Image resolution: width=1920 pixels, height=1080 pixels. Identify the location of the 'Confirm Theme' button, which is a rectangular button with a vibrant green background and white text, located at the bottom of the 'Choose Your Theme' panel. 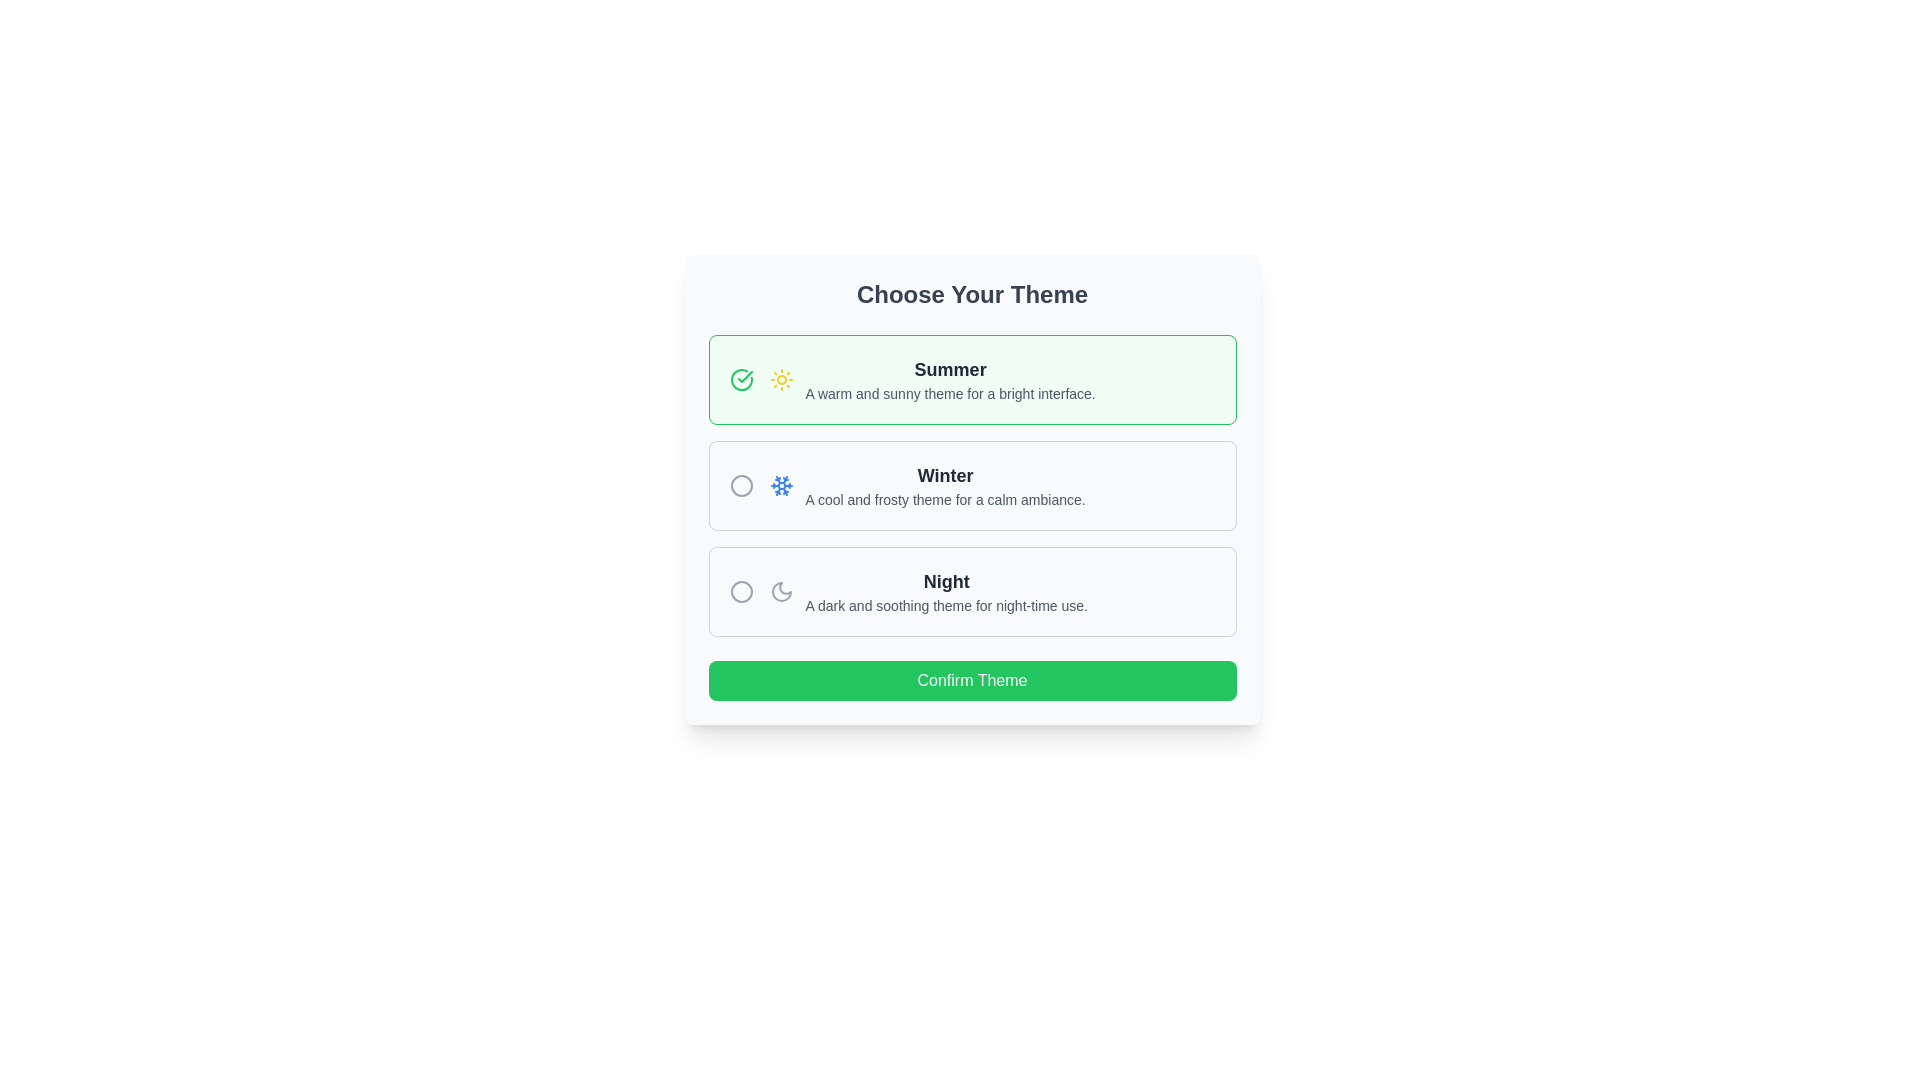
(972, 680).